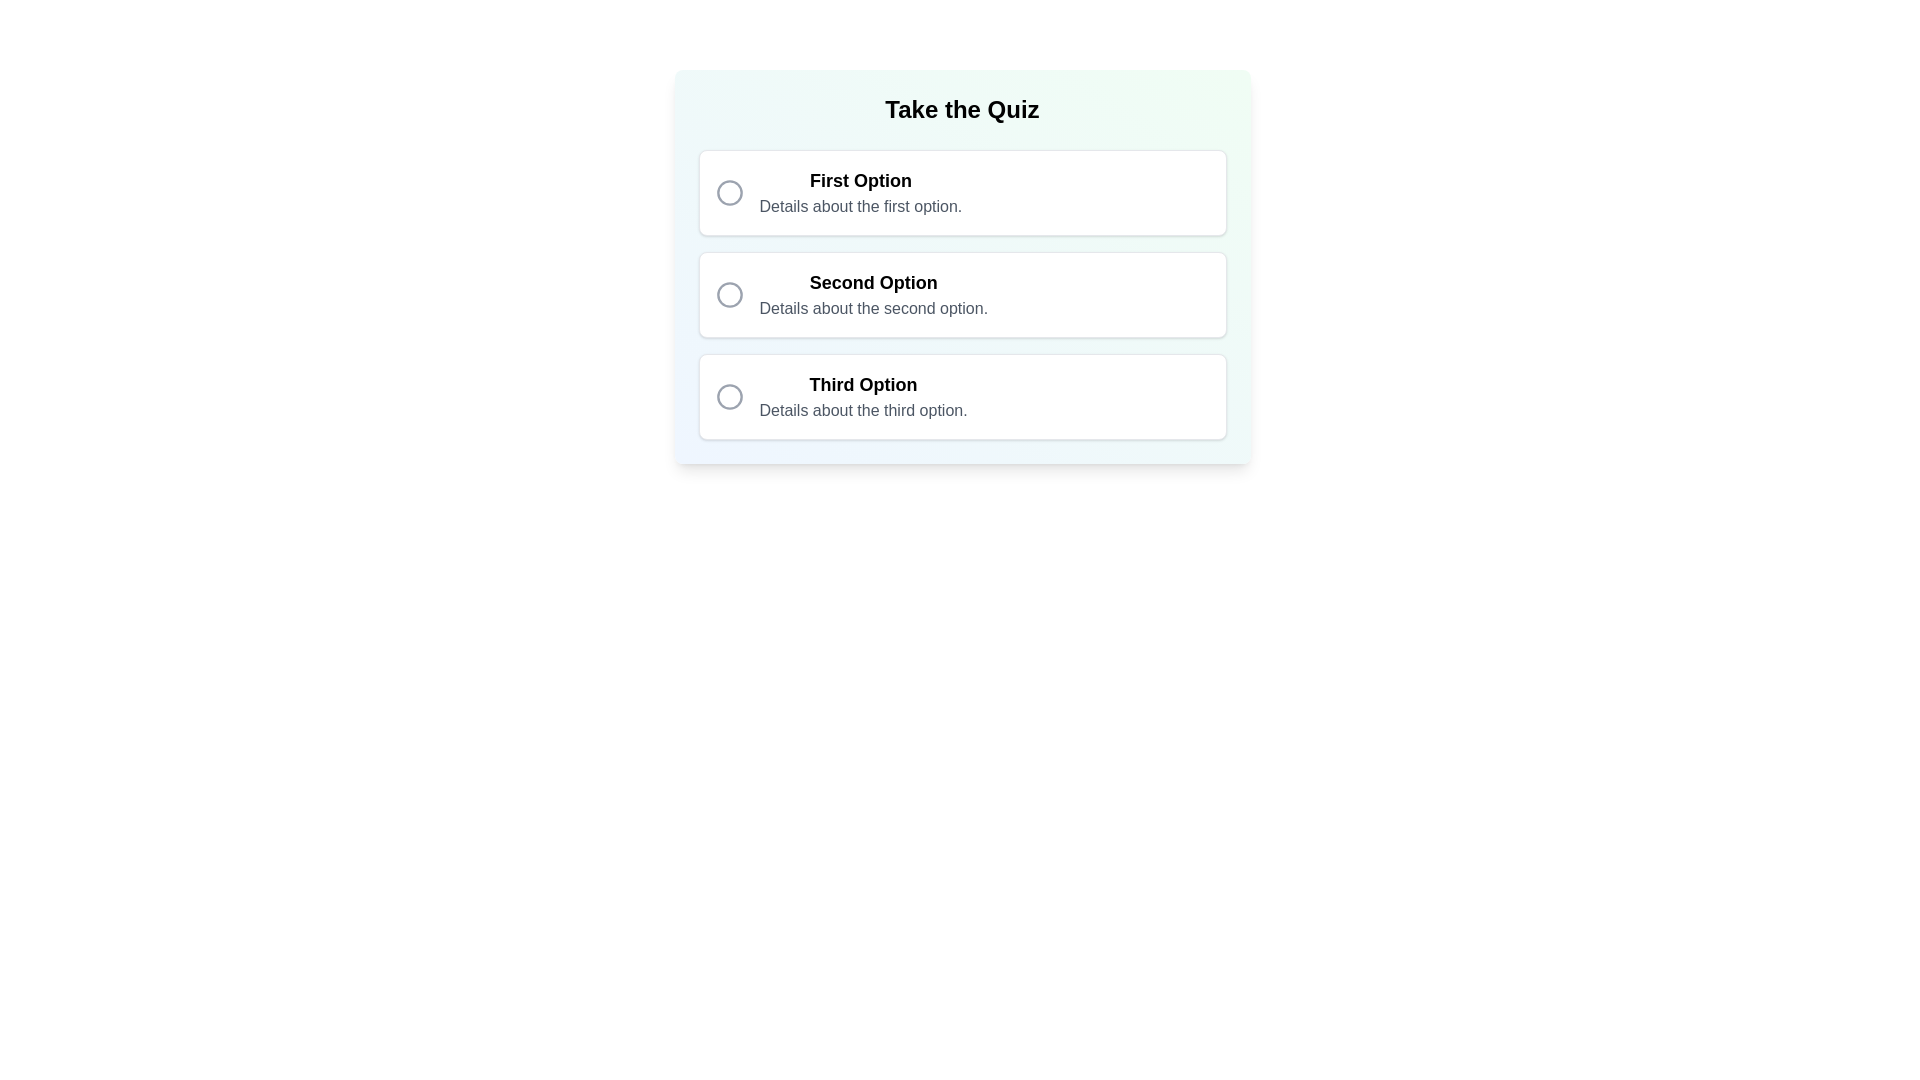 This screenshot has height=1080, width=1920. Describe the element at coordinates (863, 410) in the screenshot. I see `the text label providing additional information about the third option in the quiz interface, located beneath the heading 'Third Option'` at that location.